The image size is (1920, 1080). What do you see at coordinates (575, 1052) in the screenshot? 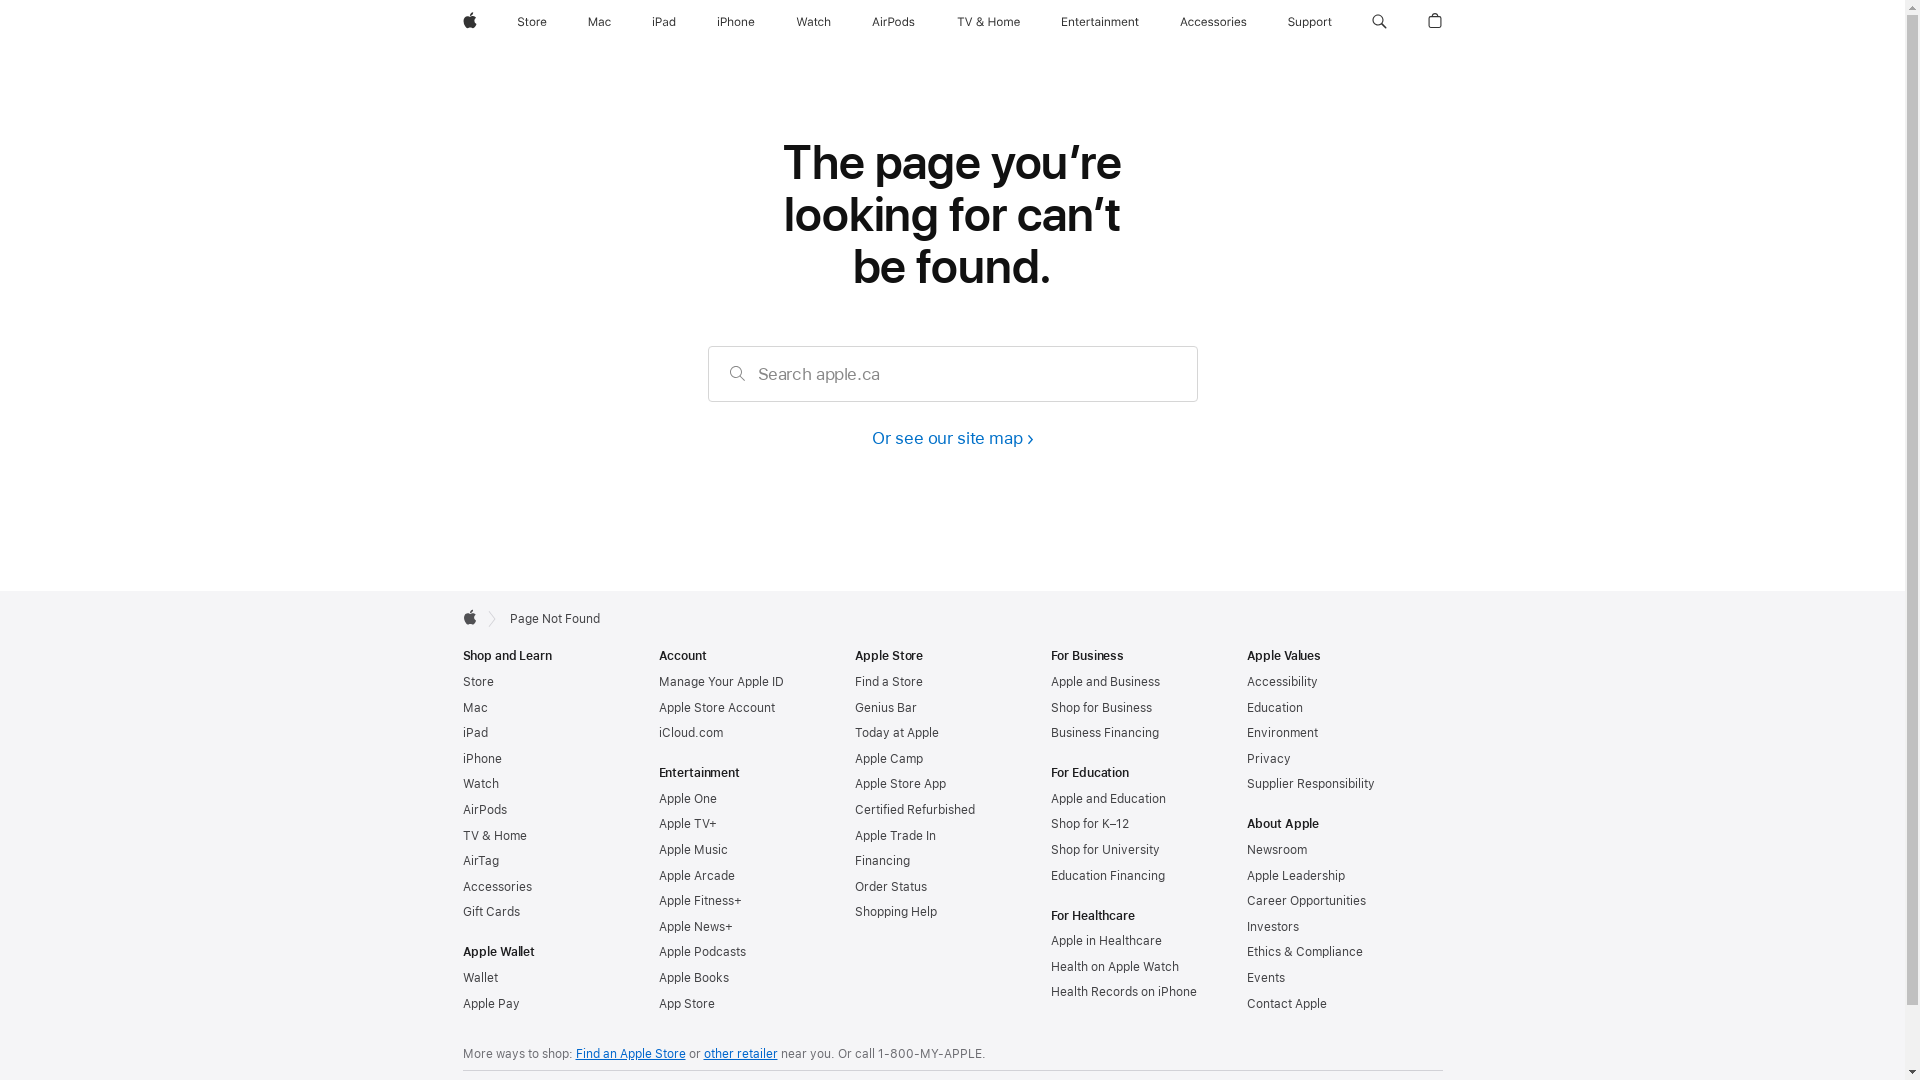
I see `'Find an Apple Store'` at bounding box center [575, 1052].